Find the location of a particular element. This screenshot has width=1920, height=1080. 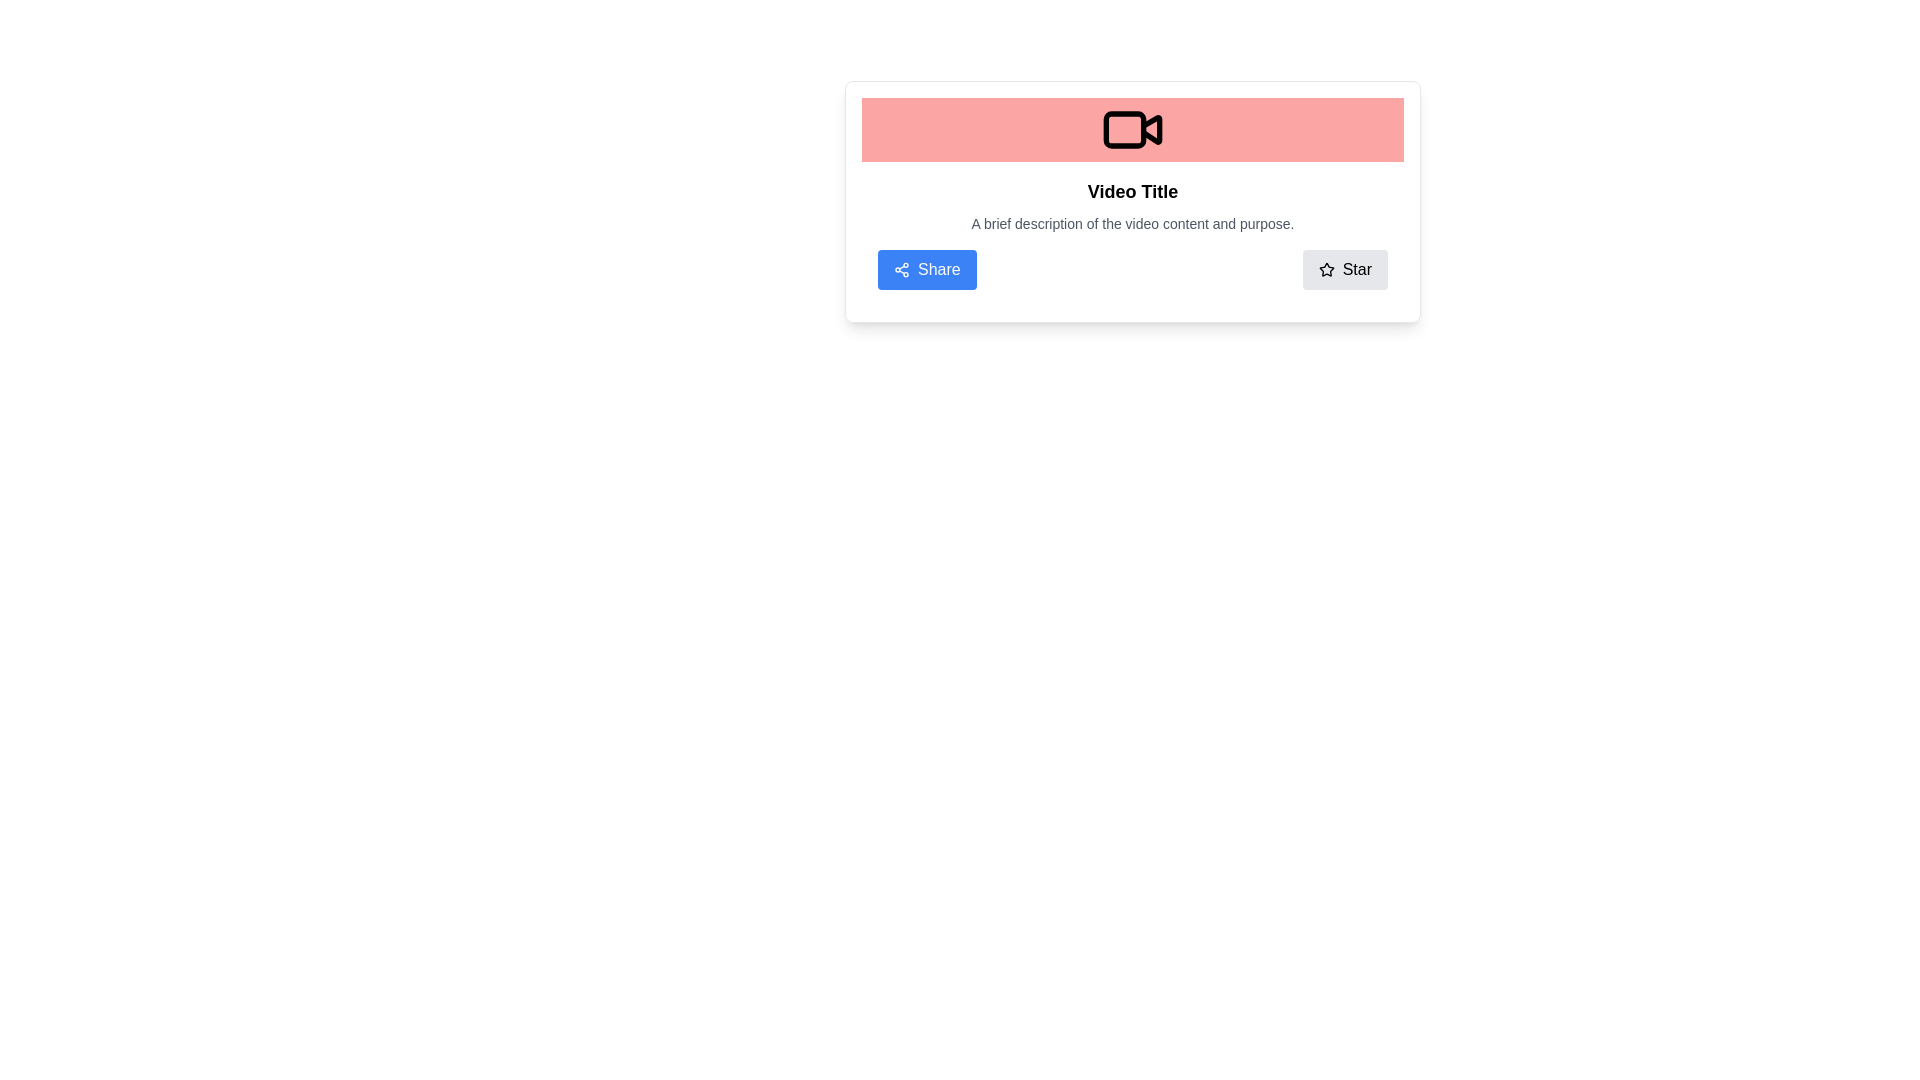

the 'Favorite' button located to the right of the 'Share' button to mark the associated content as a preferred item is located at coordinates (1345, 270).